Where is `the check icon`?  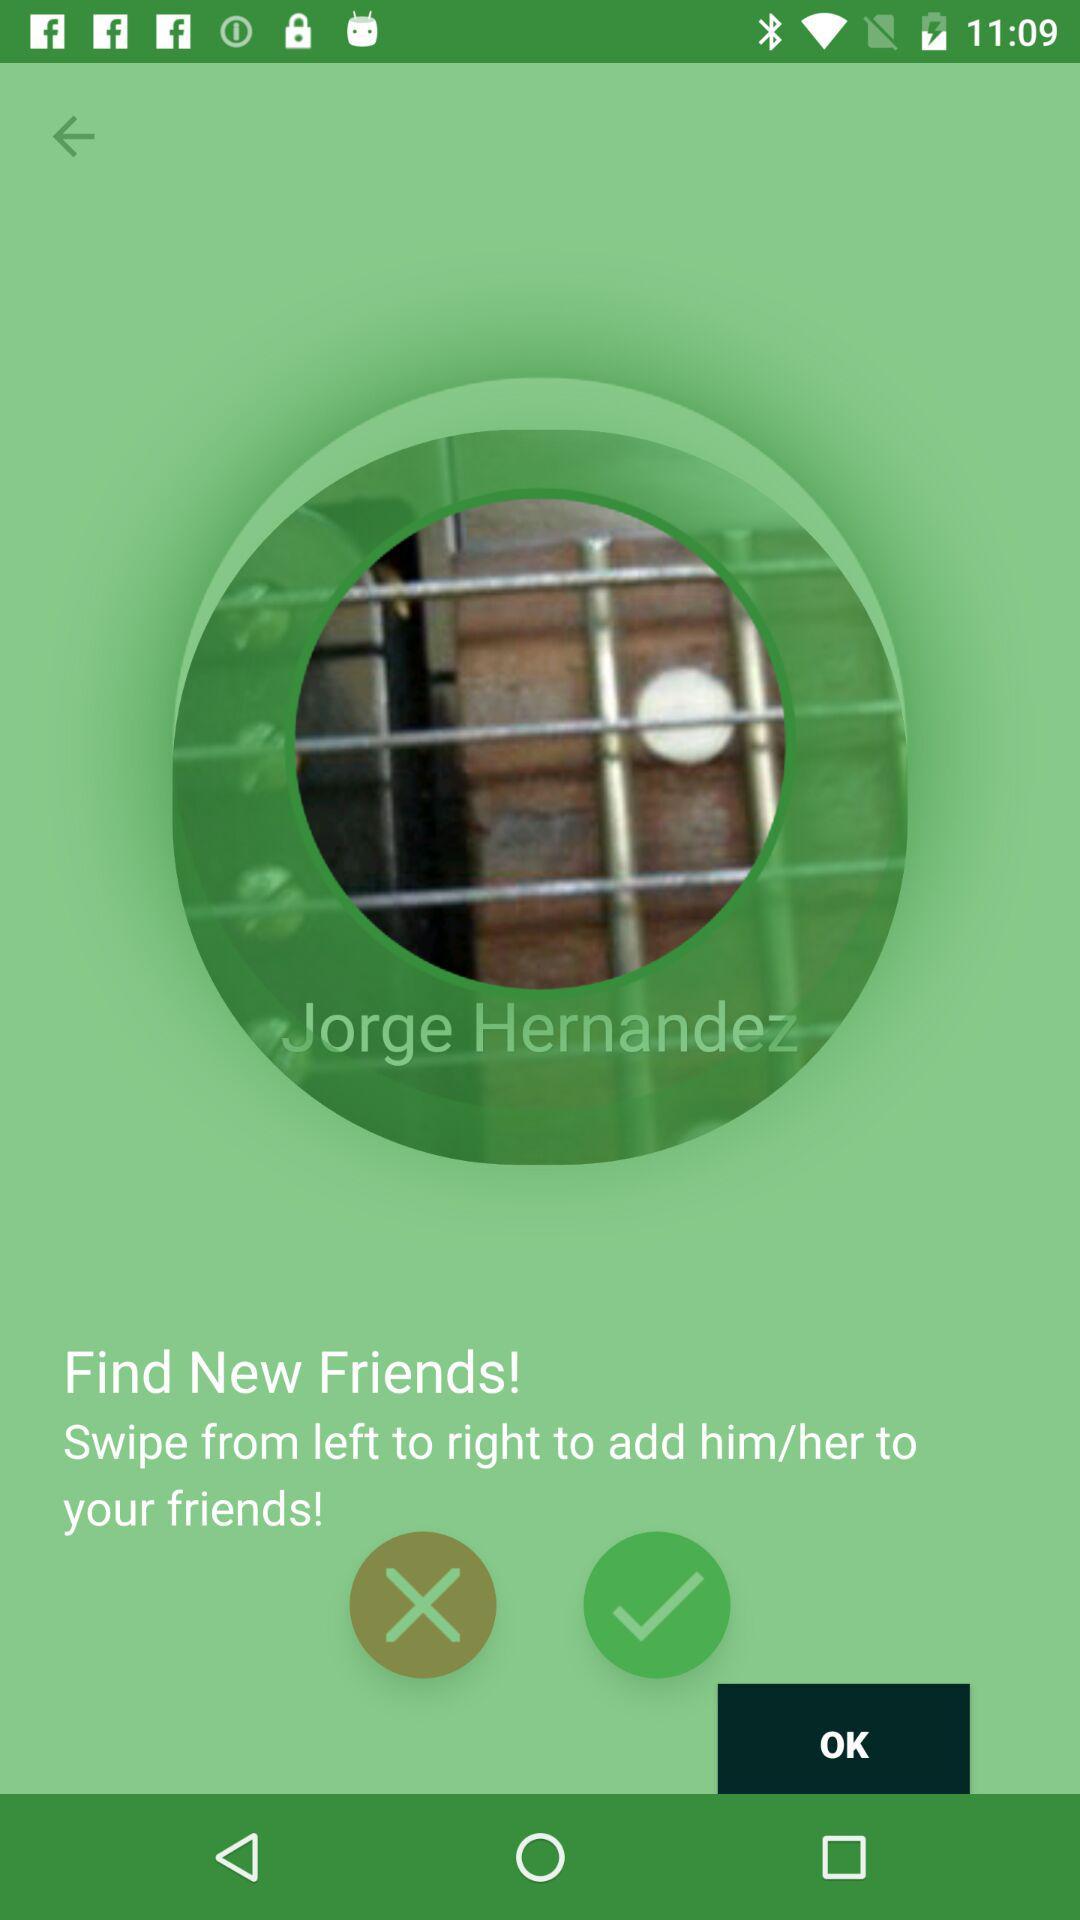
the check icon is located at coordinates (656, 1604).